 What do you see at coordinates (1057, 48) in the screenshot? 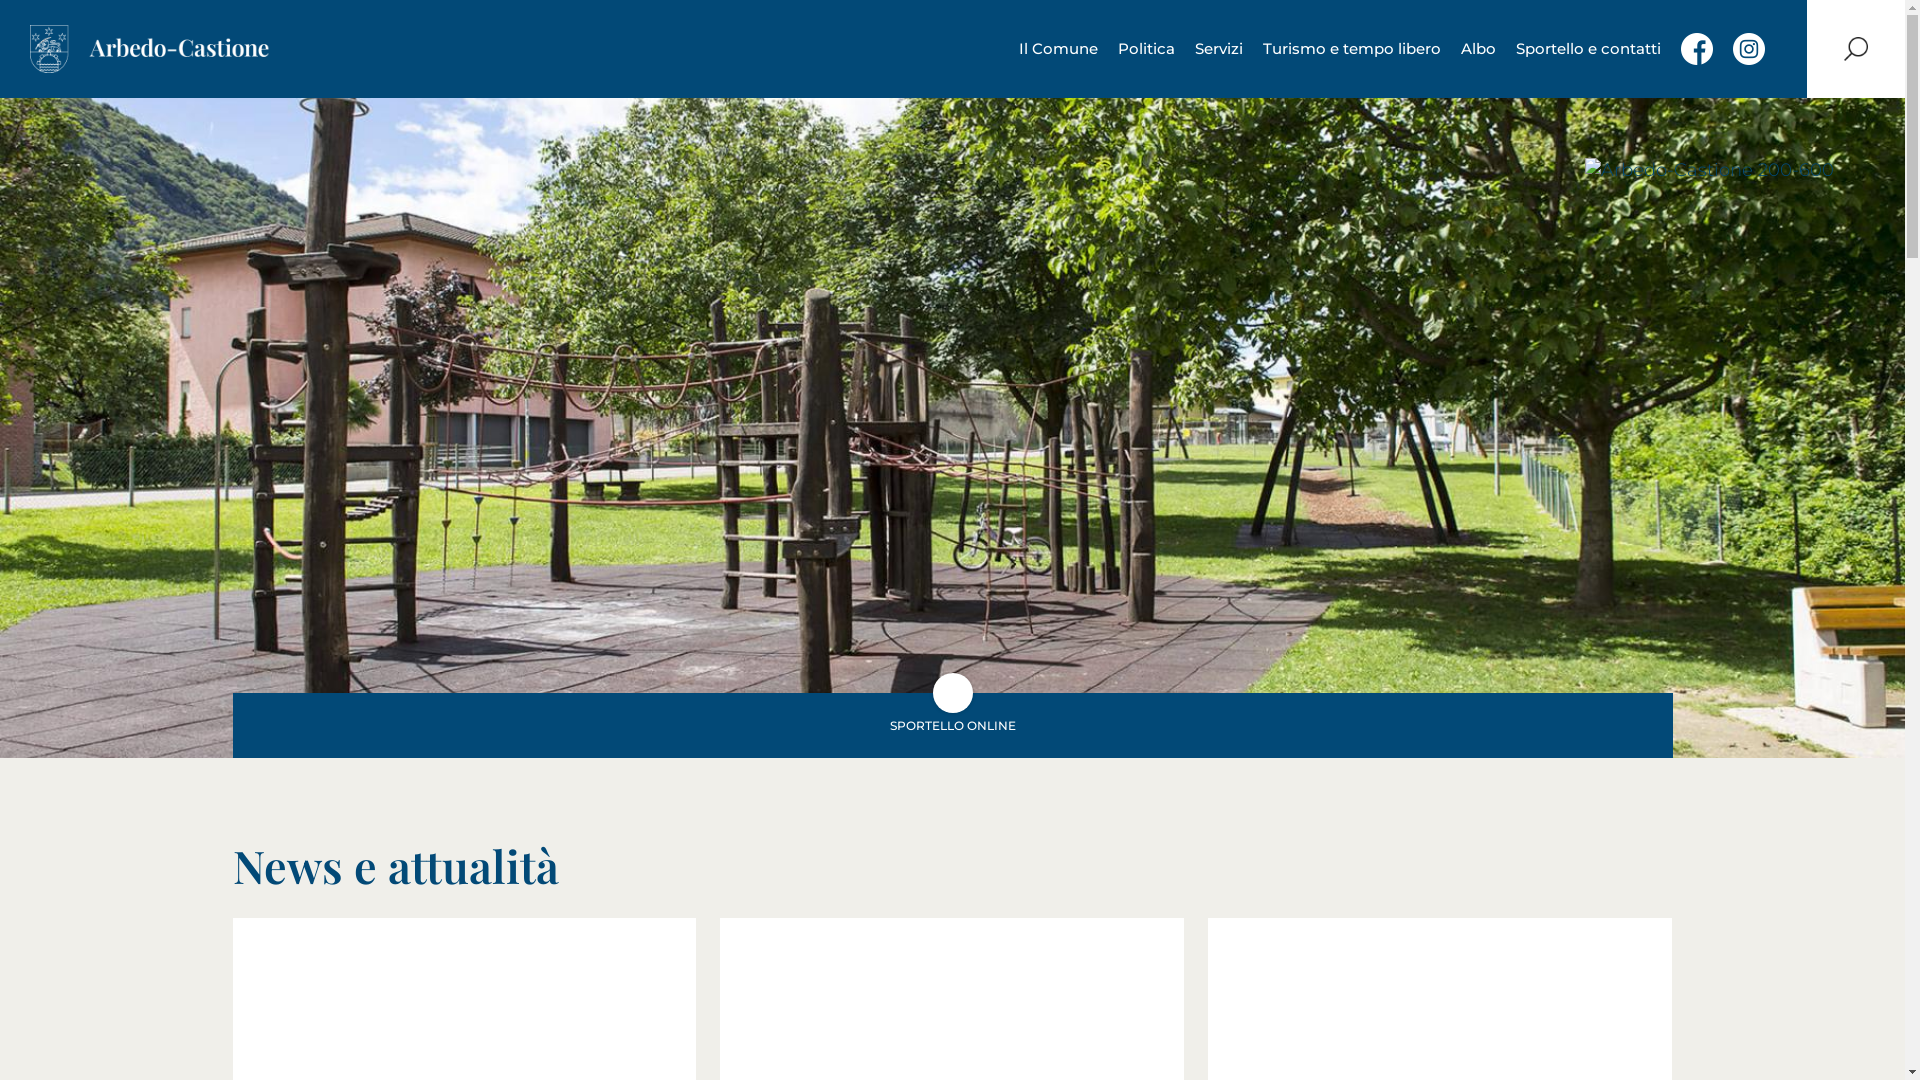
I see `'Il Comune'` at bounding box center [1057, 48].